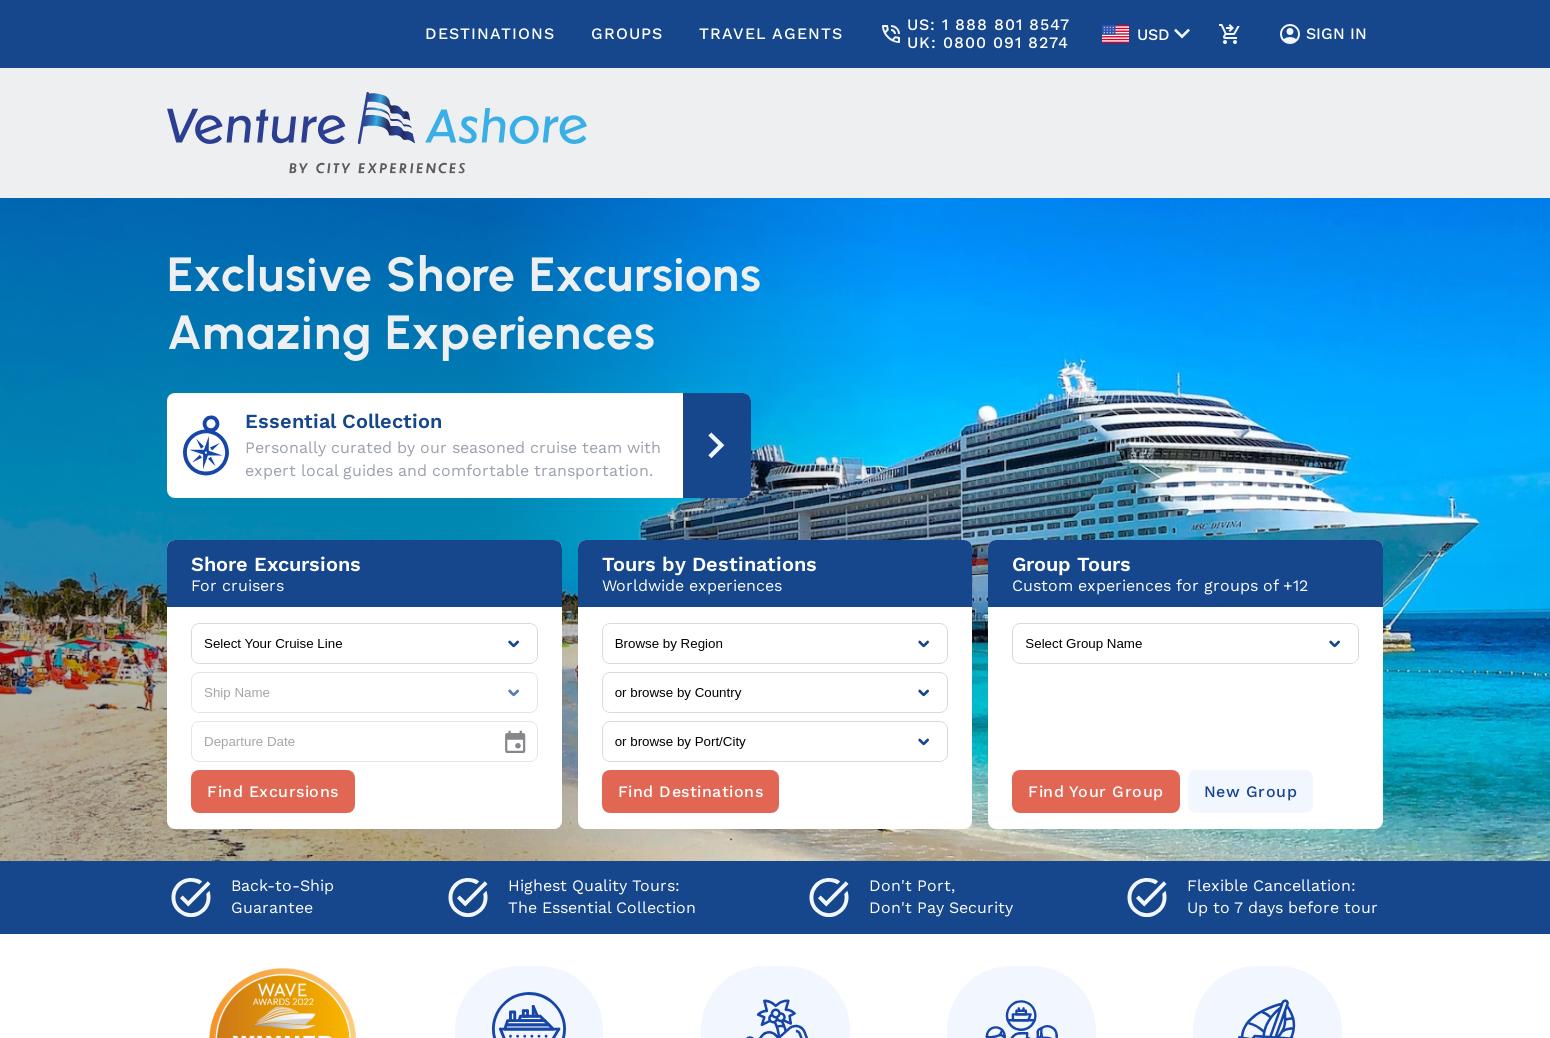  I want to click on 'US: 1 888 801 8547', so click(987, 23).